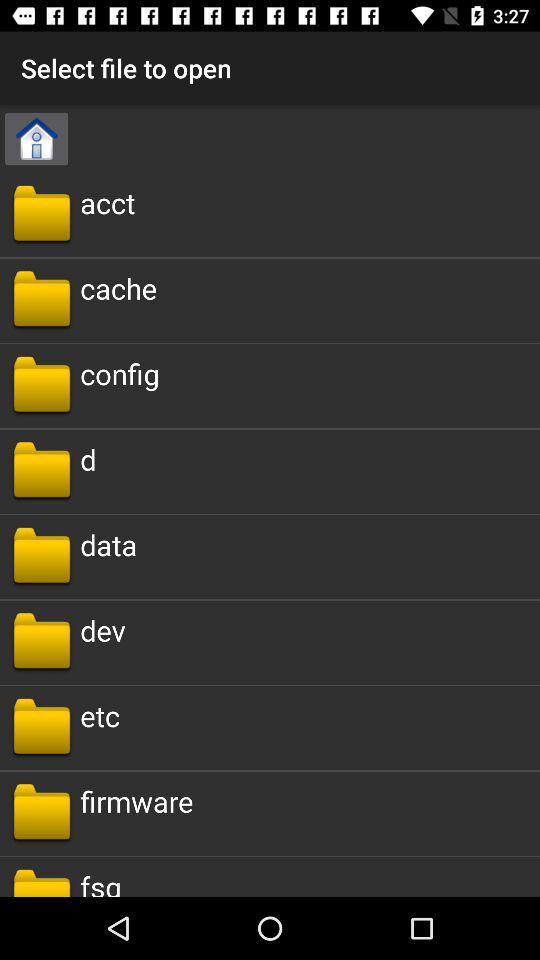 This screenshot has height=960, width=540. Describe the element at coordinates (135, 801) in the screenshot. I see `item above fsg icon` at that location.